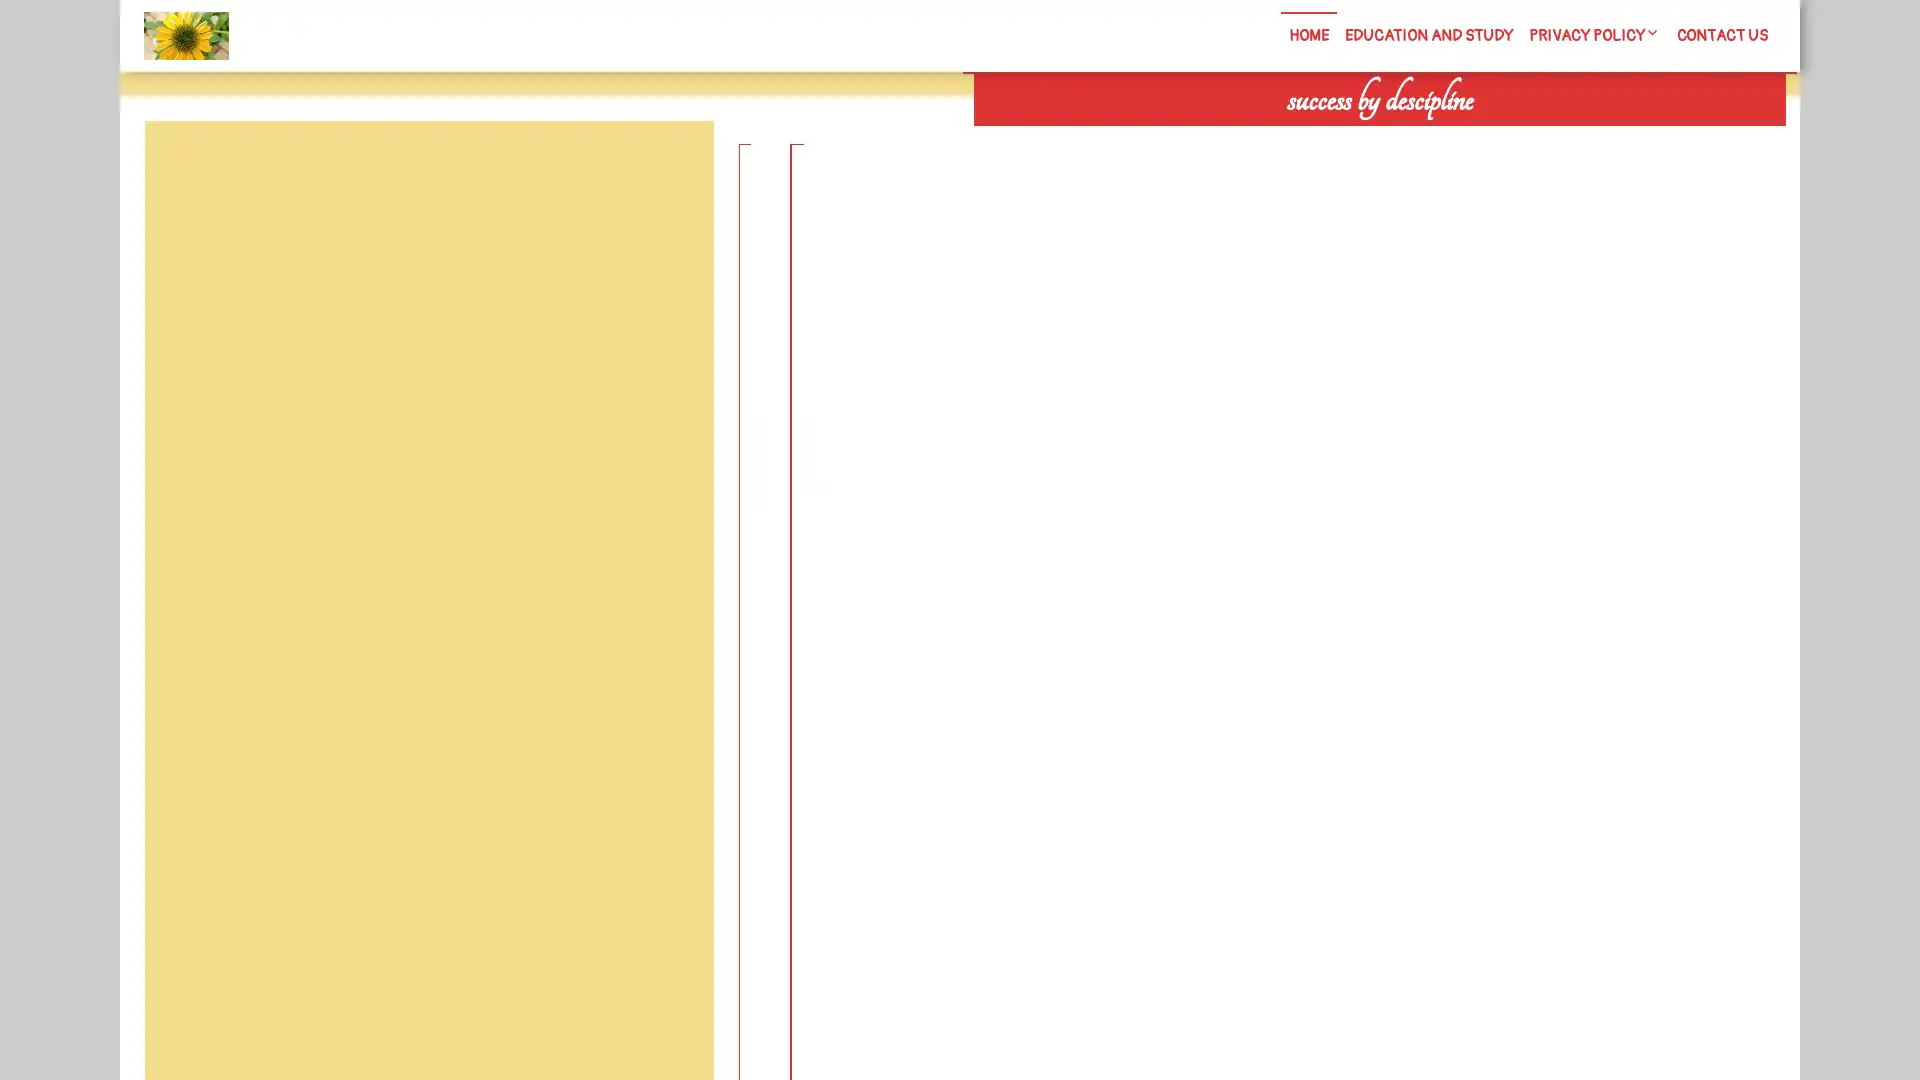 This screenshot has height=1080, width=1920. I want to click on Search, so click(1557, 140).